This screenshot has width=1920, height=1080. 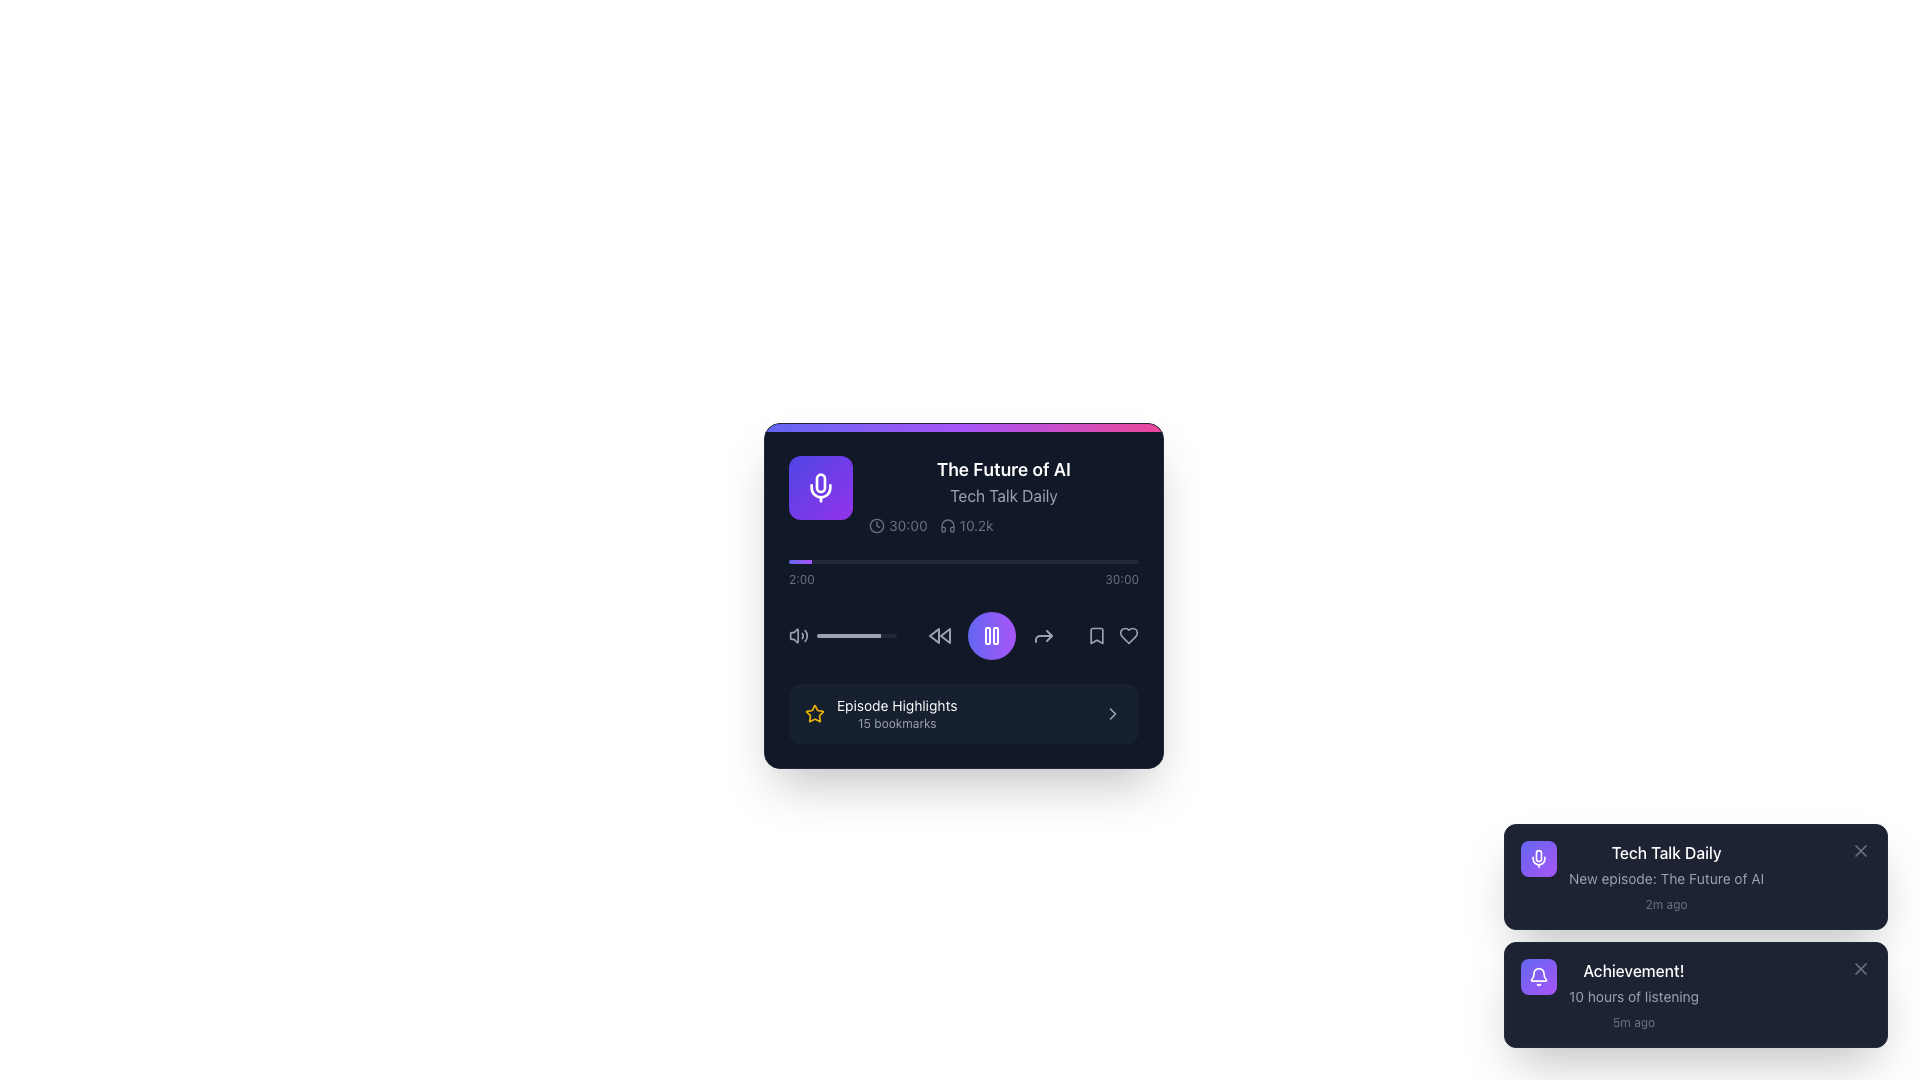 I want to click on the circular button with a gradient background and a white pause icon, so click(x=992, y=636).